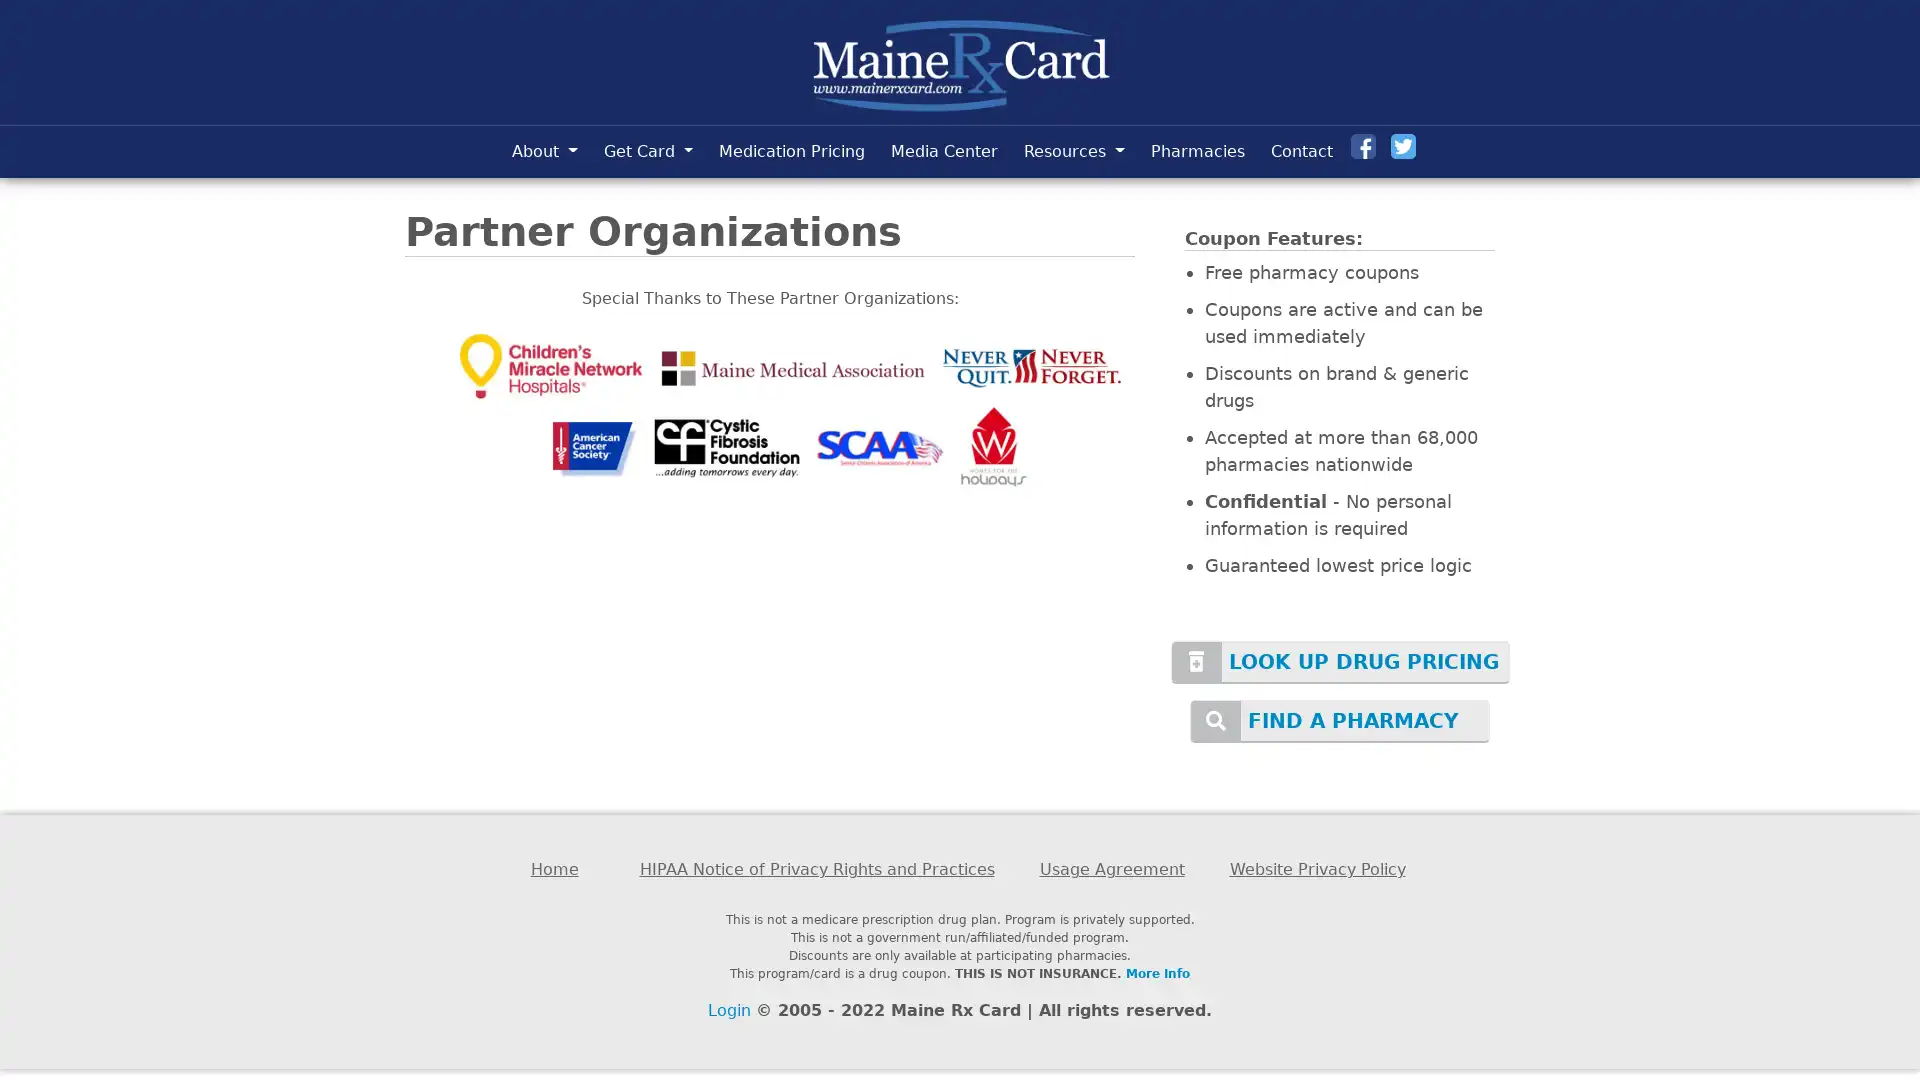  What do you see at coordinates (543, 150) in the screenshot?
I see `About` at bounding box center [543, 150].